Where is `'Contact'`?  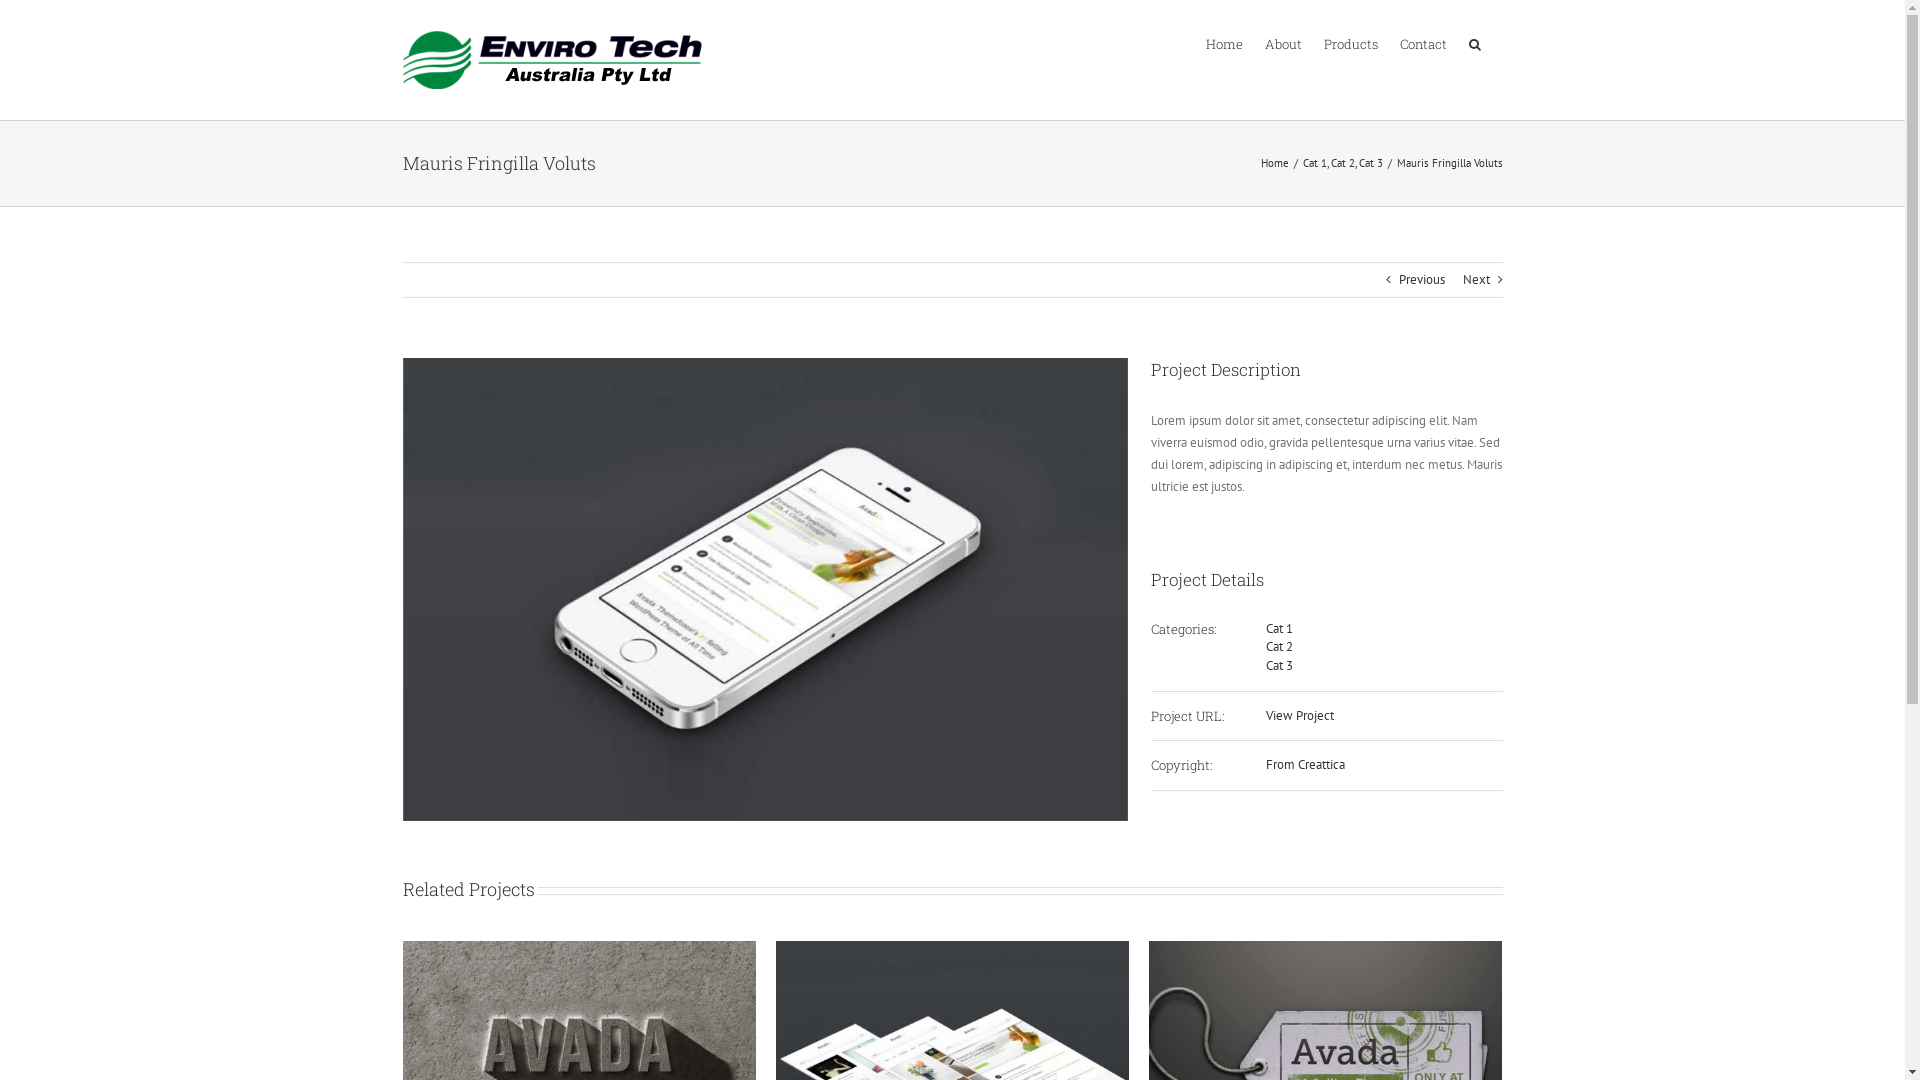
'Contact' is located at coordinates (1422, 42).